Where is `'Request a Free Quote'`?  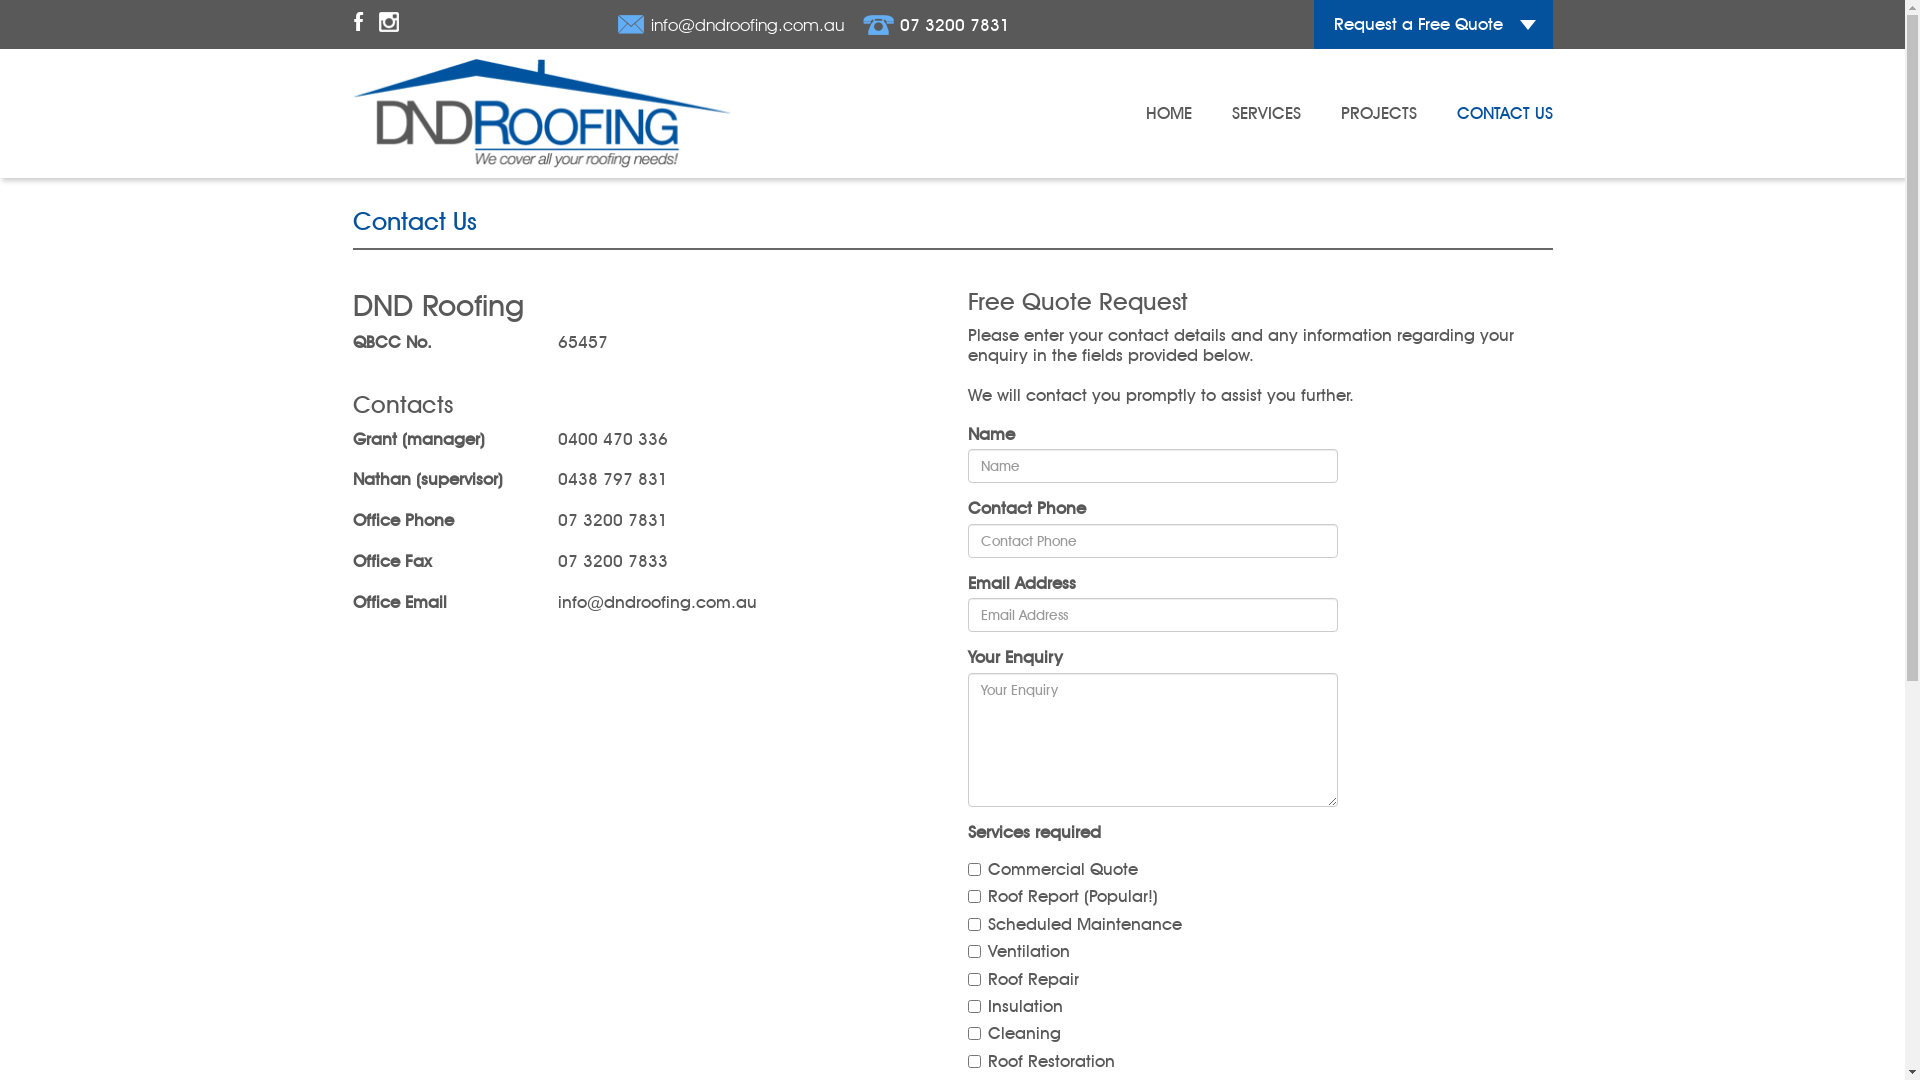
'Request a Free Quote' is located at coordinates (1432, 24).